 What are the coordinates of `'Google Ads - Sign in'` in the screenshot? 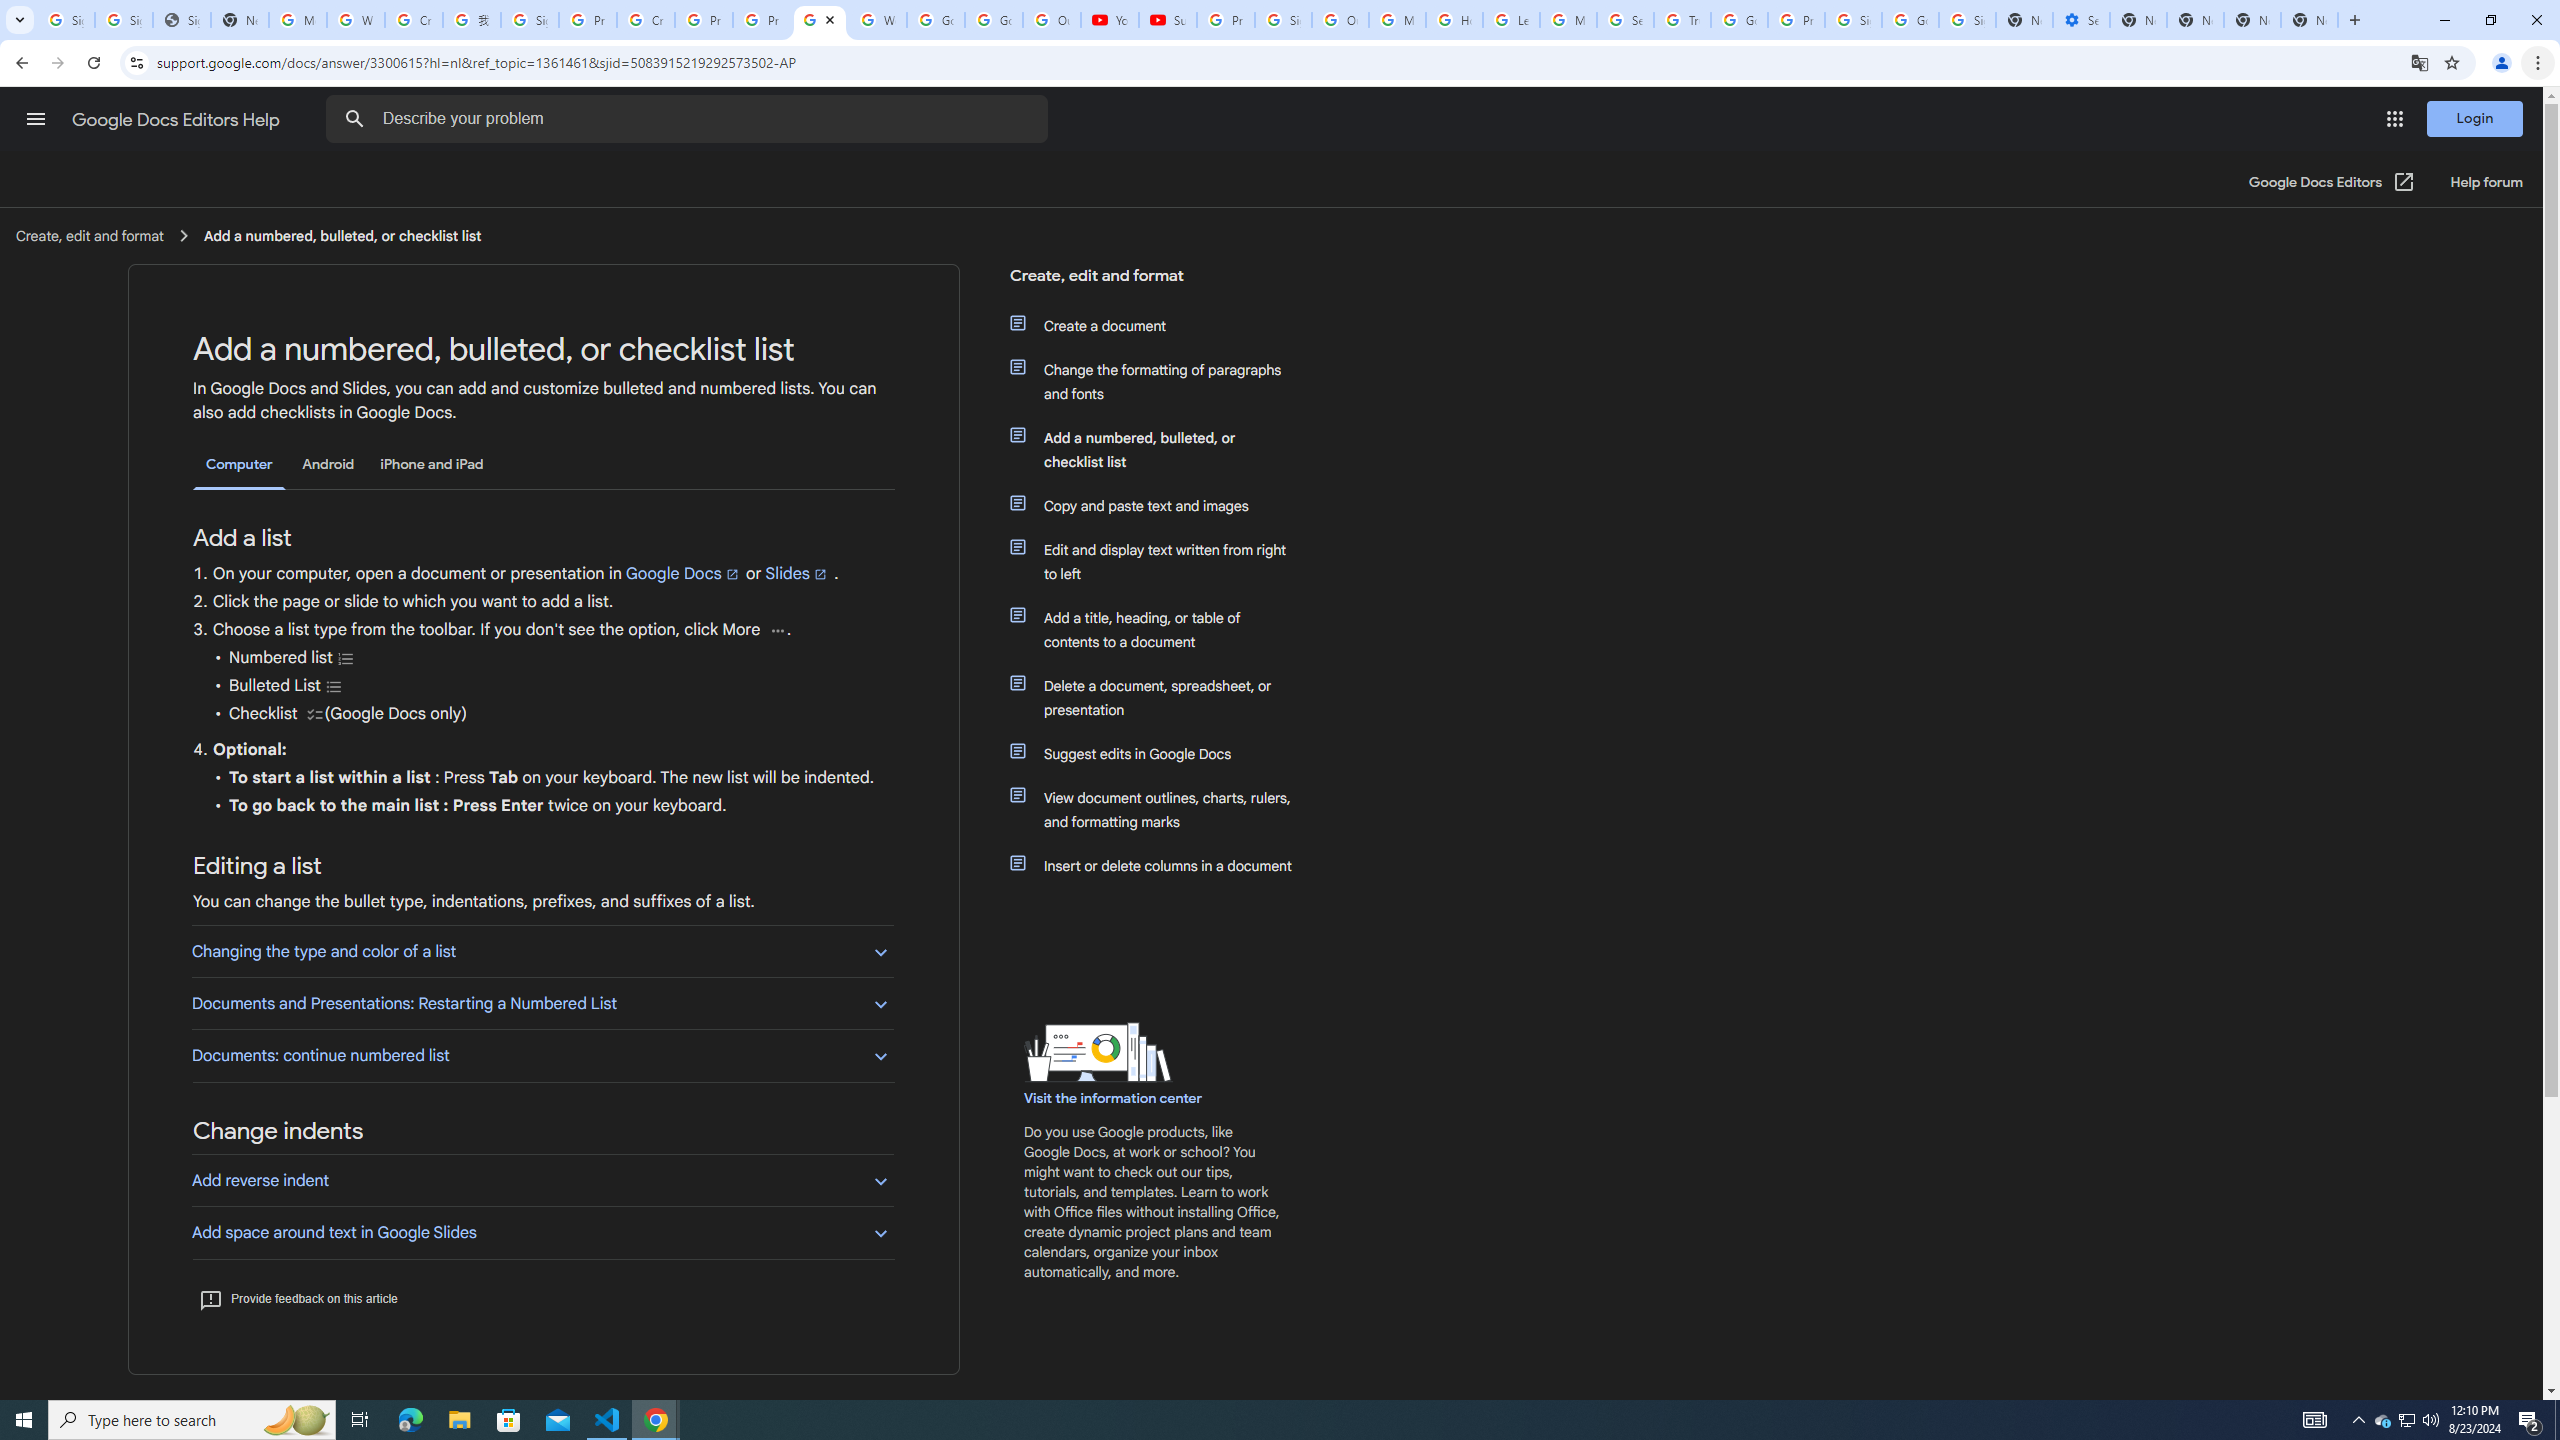 It's located at (1738, 19).